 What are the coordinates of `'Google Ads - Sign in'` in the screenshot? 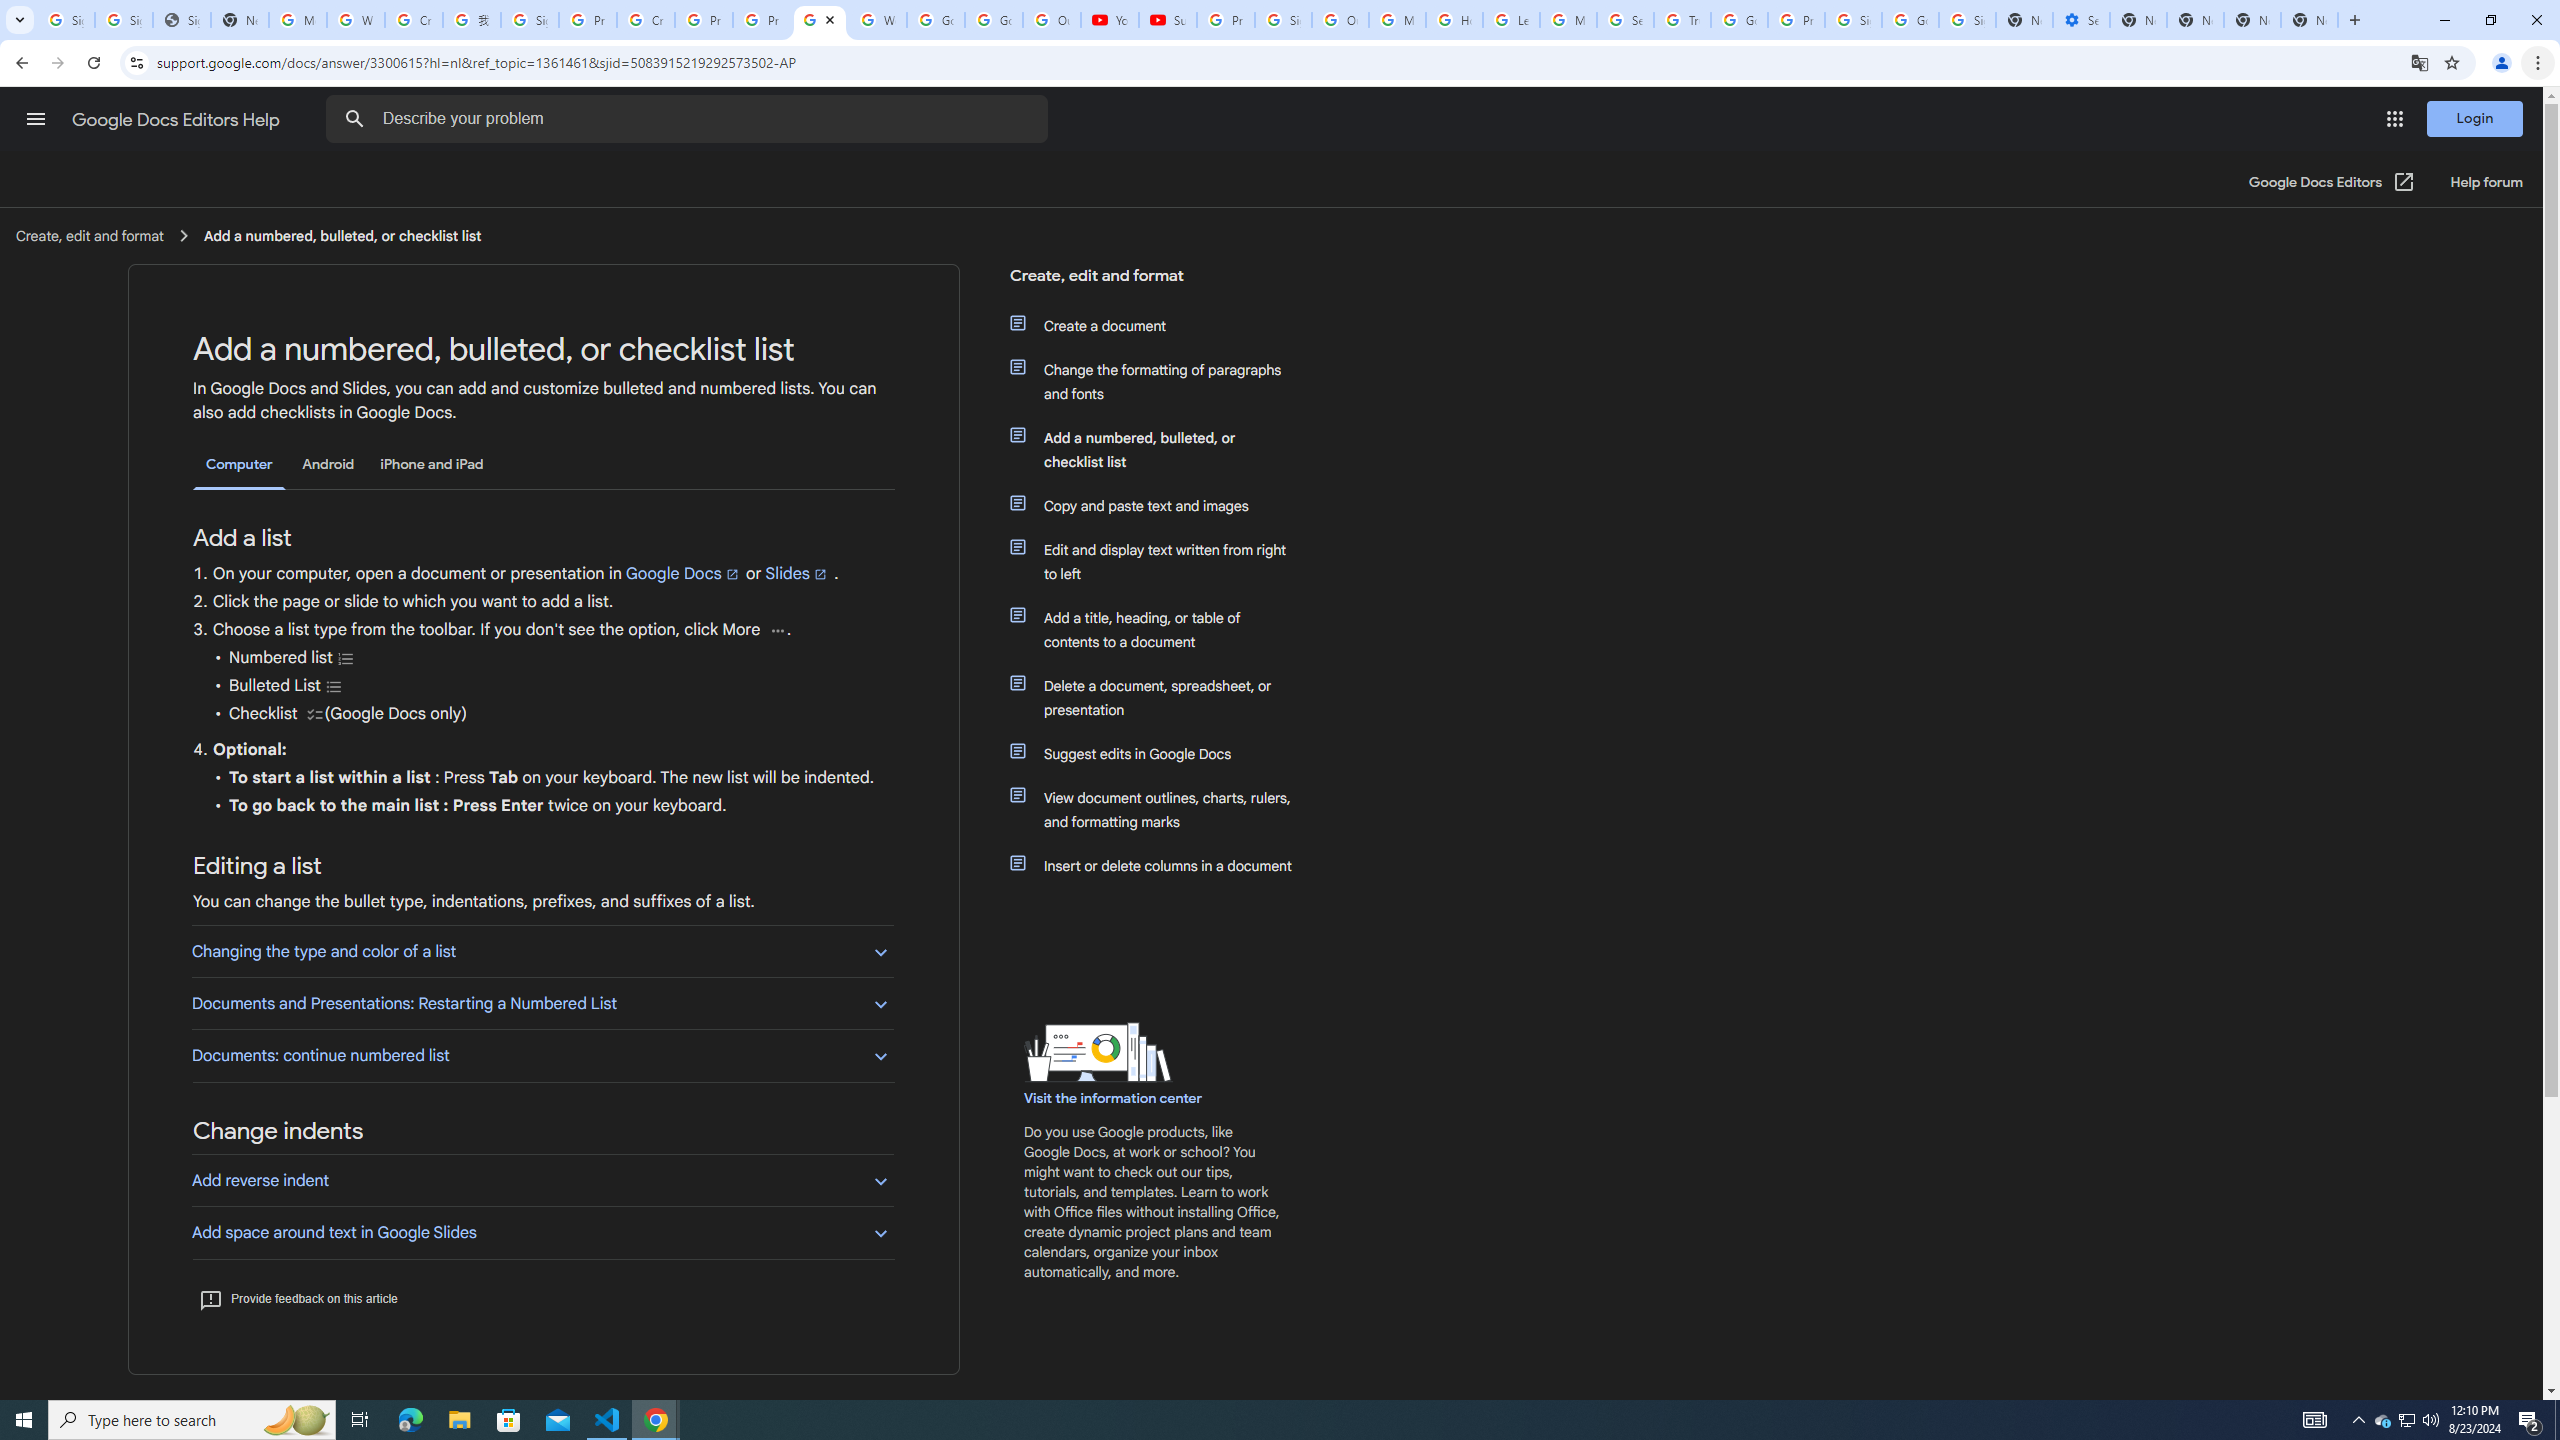 It's located at (1738, 19).